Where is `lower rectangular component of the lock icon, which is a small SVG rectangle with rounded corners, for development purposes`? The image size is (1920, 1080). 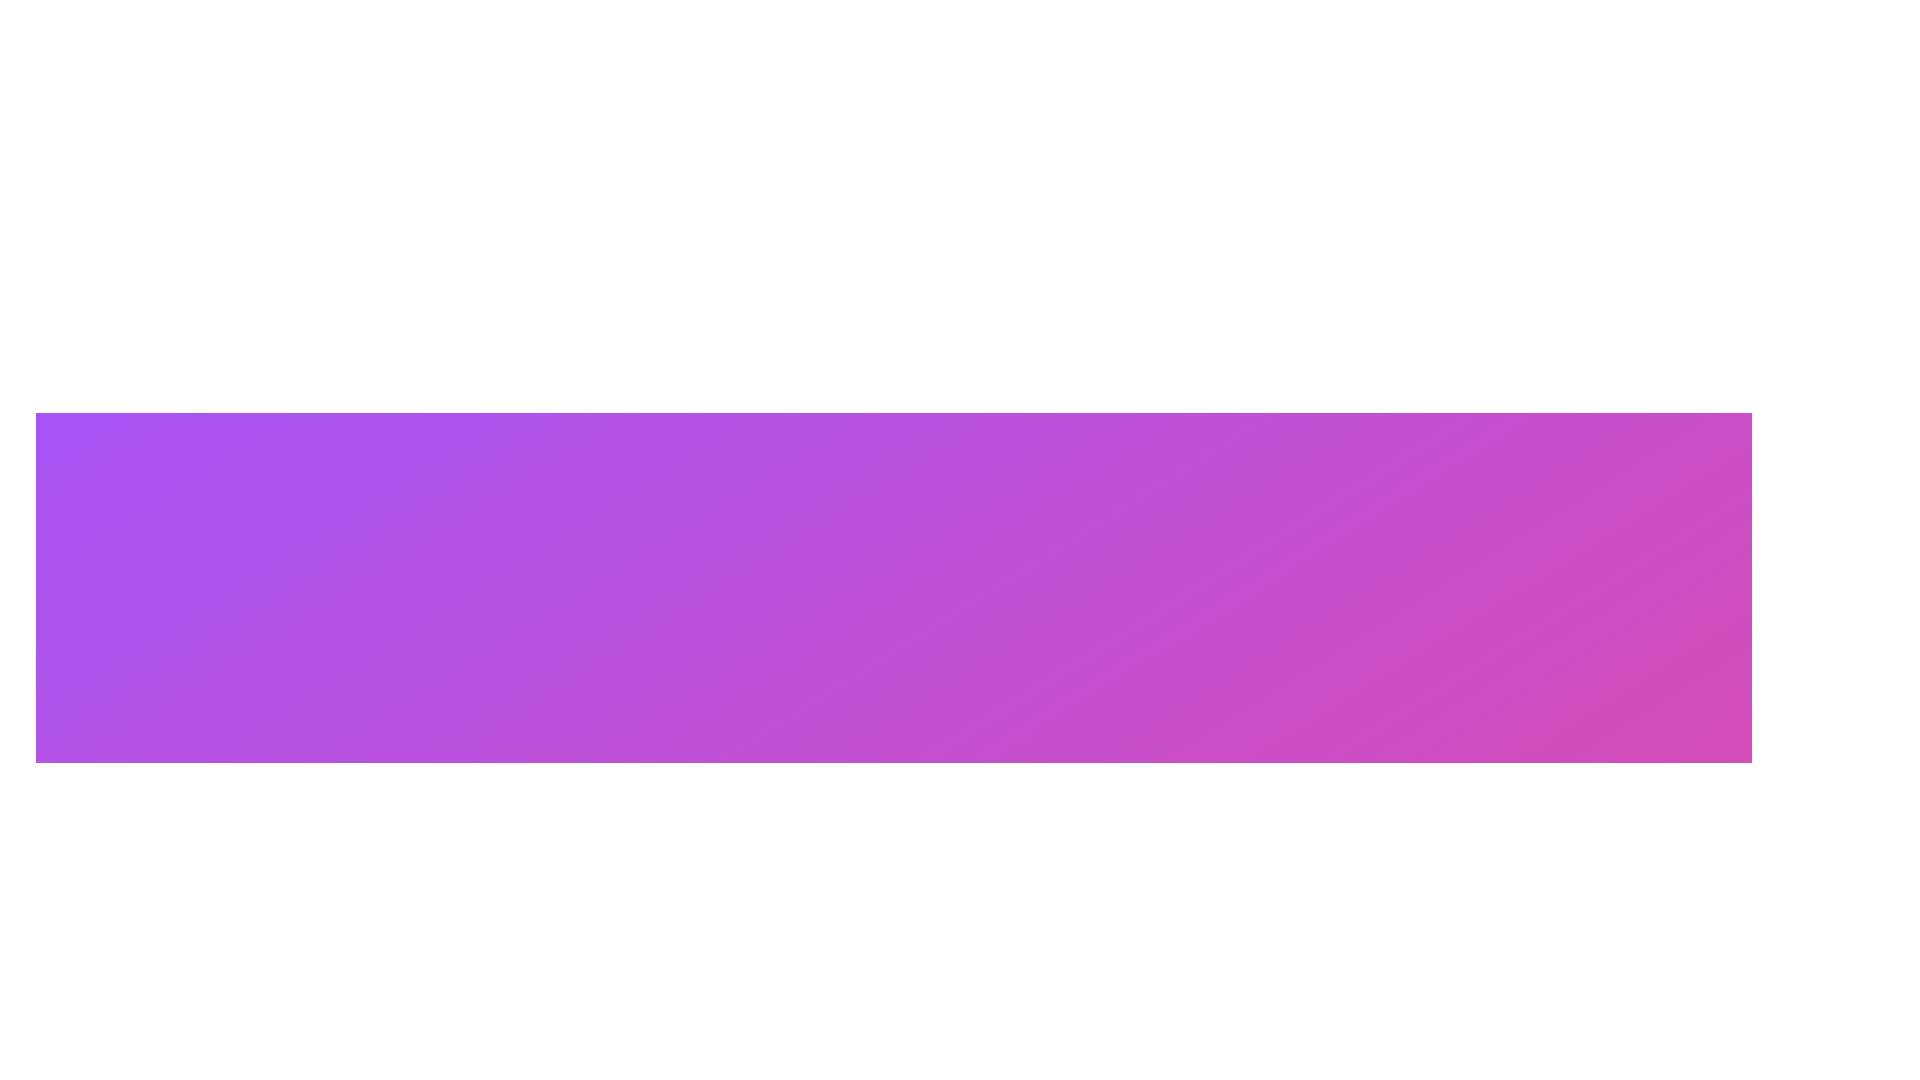 lower rectangular component of the lock icon, which is a small SVG rectangle with rounded corners, for development purposes is located at coordinates (748, 983).